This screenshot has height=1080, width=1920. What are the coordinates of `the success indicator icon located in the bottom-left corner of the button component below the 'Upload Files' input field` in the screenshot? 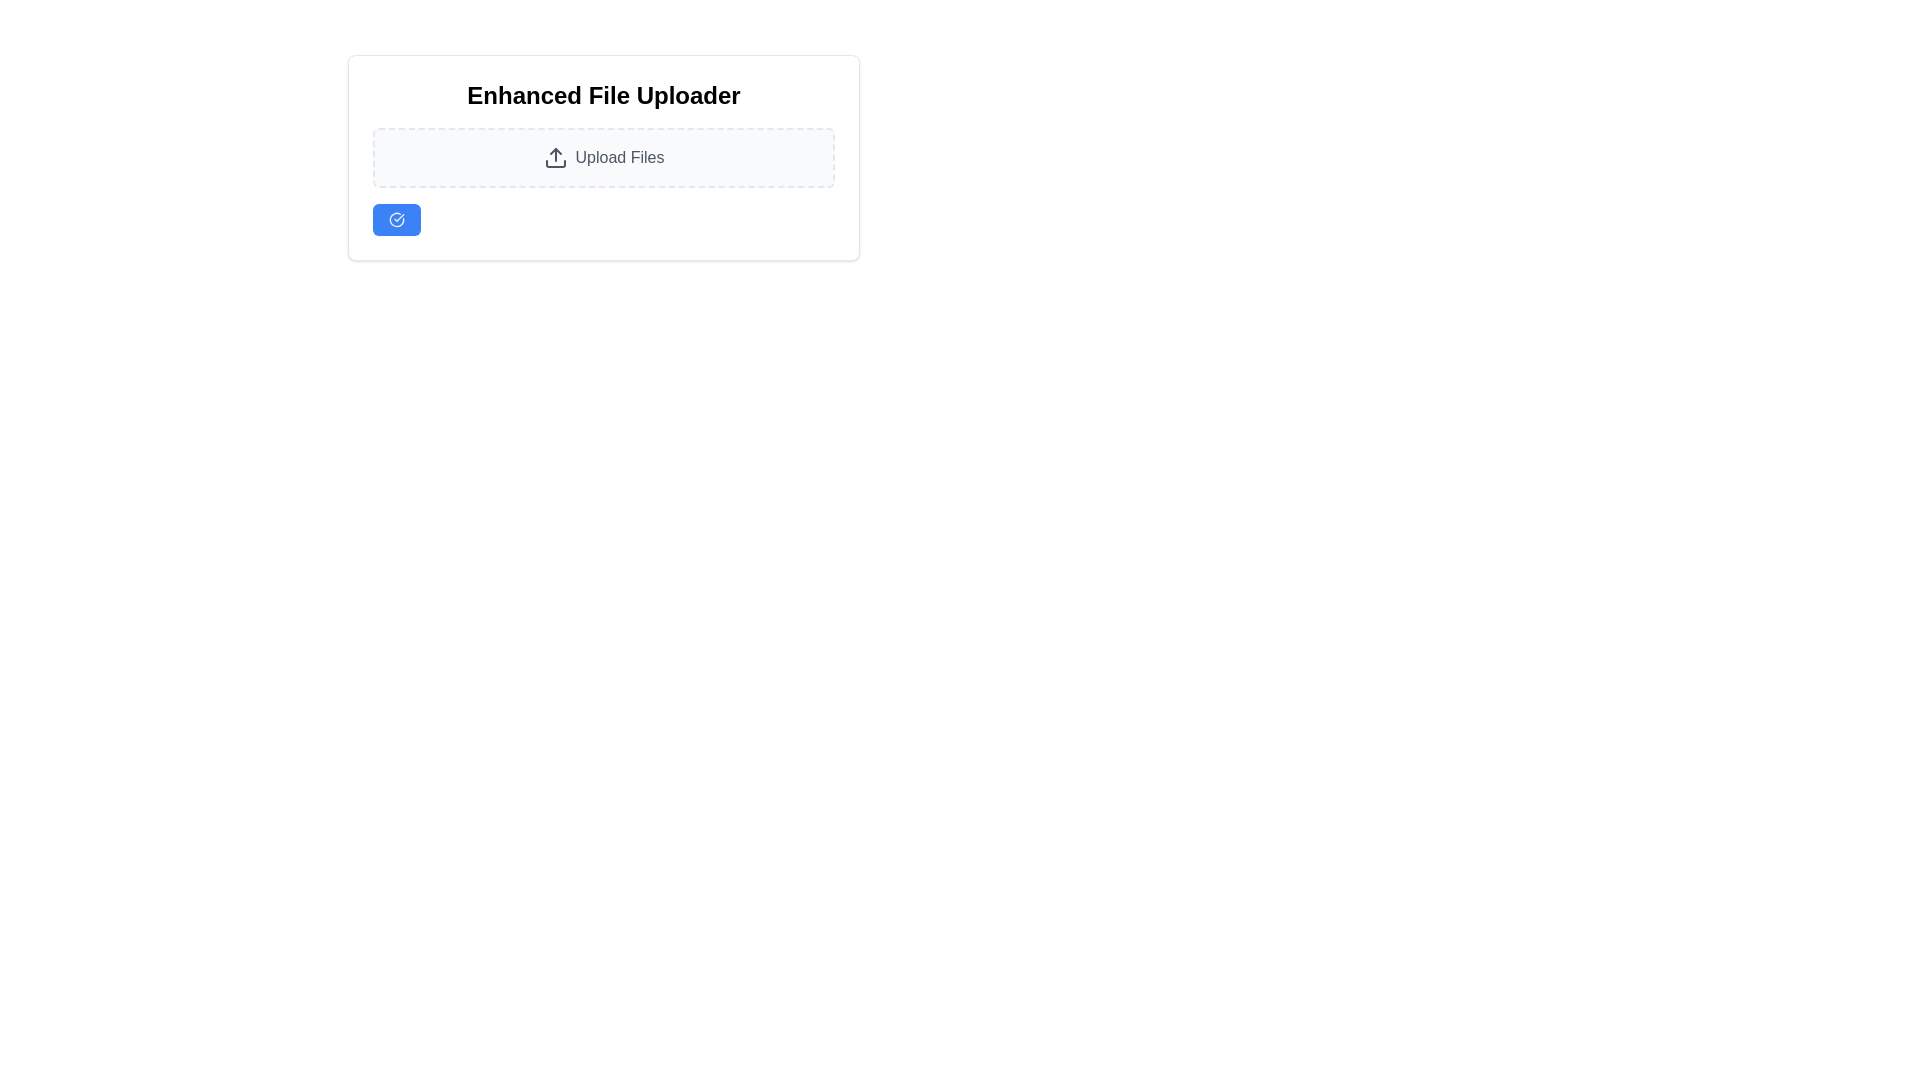 It's located at (397, 219).